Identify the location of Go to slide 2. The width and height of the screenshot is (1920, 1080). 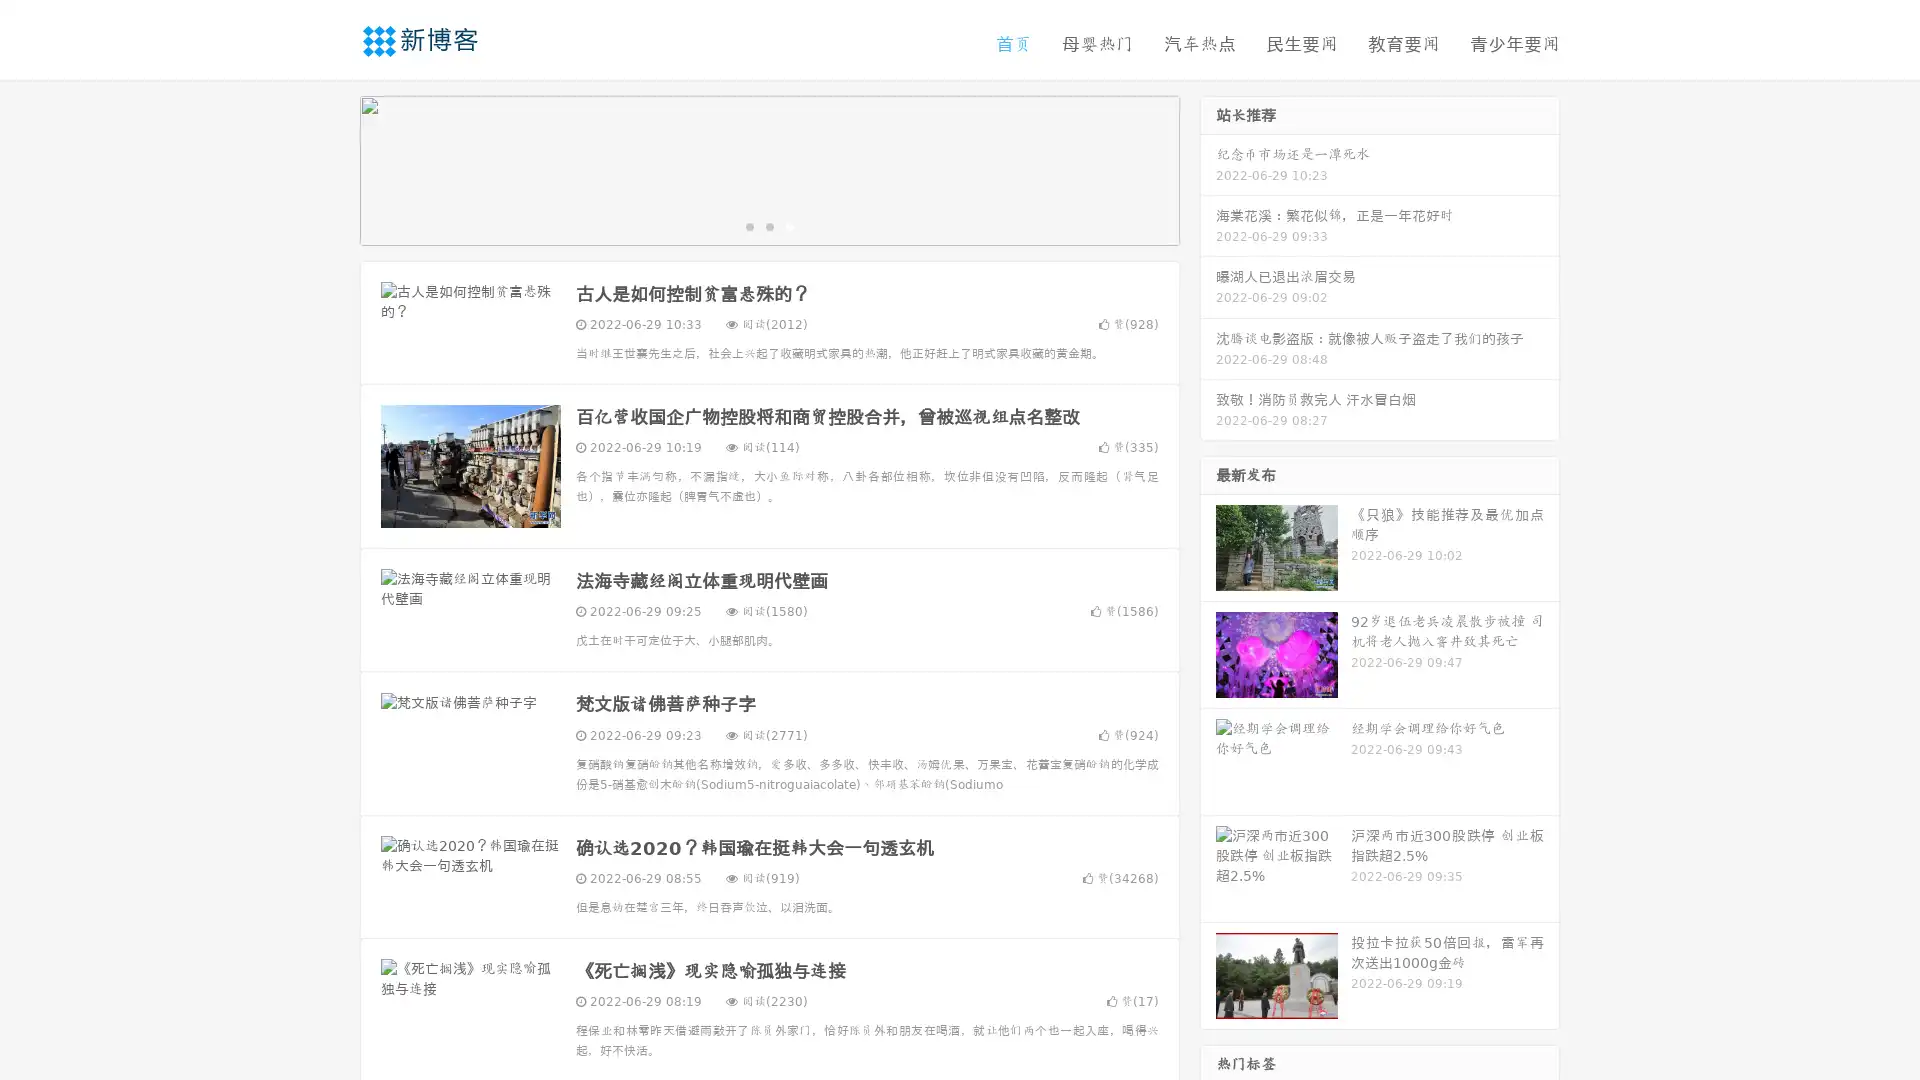
(768, 225).